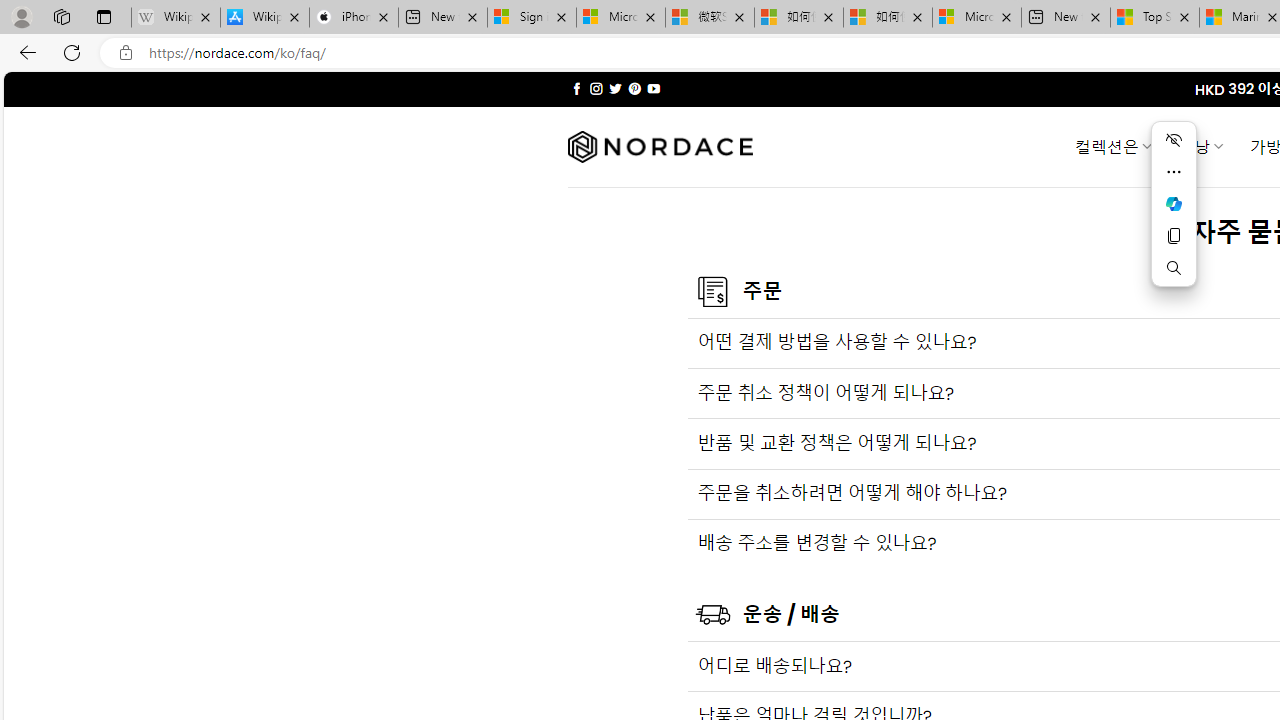 Image resolution: width=1280 pixels, height=720 pixels. Describe the element at coordinates (1155, 17) in the screenshot. I see `'Top Stories - MSN'` at that location.